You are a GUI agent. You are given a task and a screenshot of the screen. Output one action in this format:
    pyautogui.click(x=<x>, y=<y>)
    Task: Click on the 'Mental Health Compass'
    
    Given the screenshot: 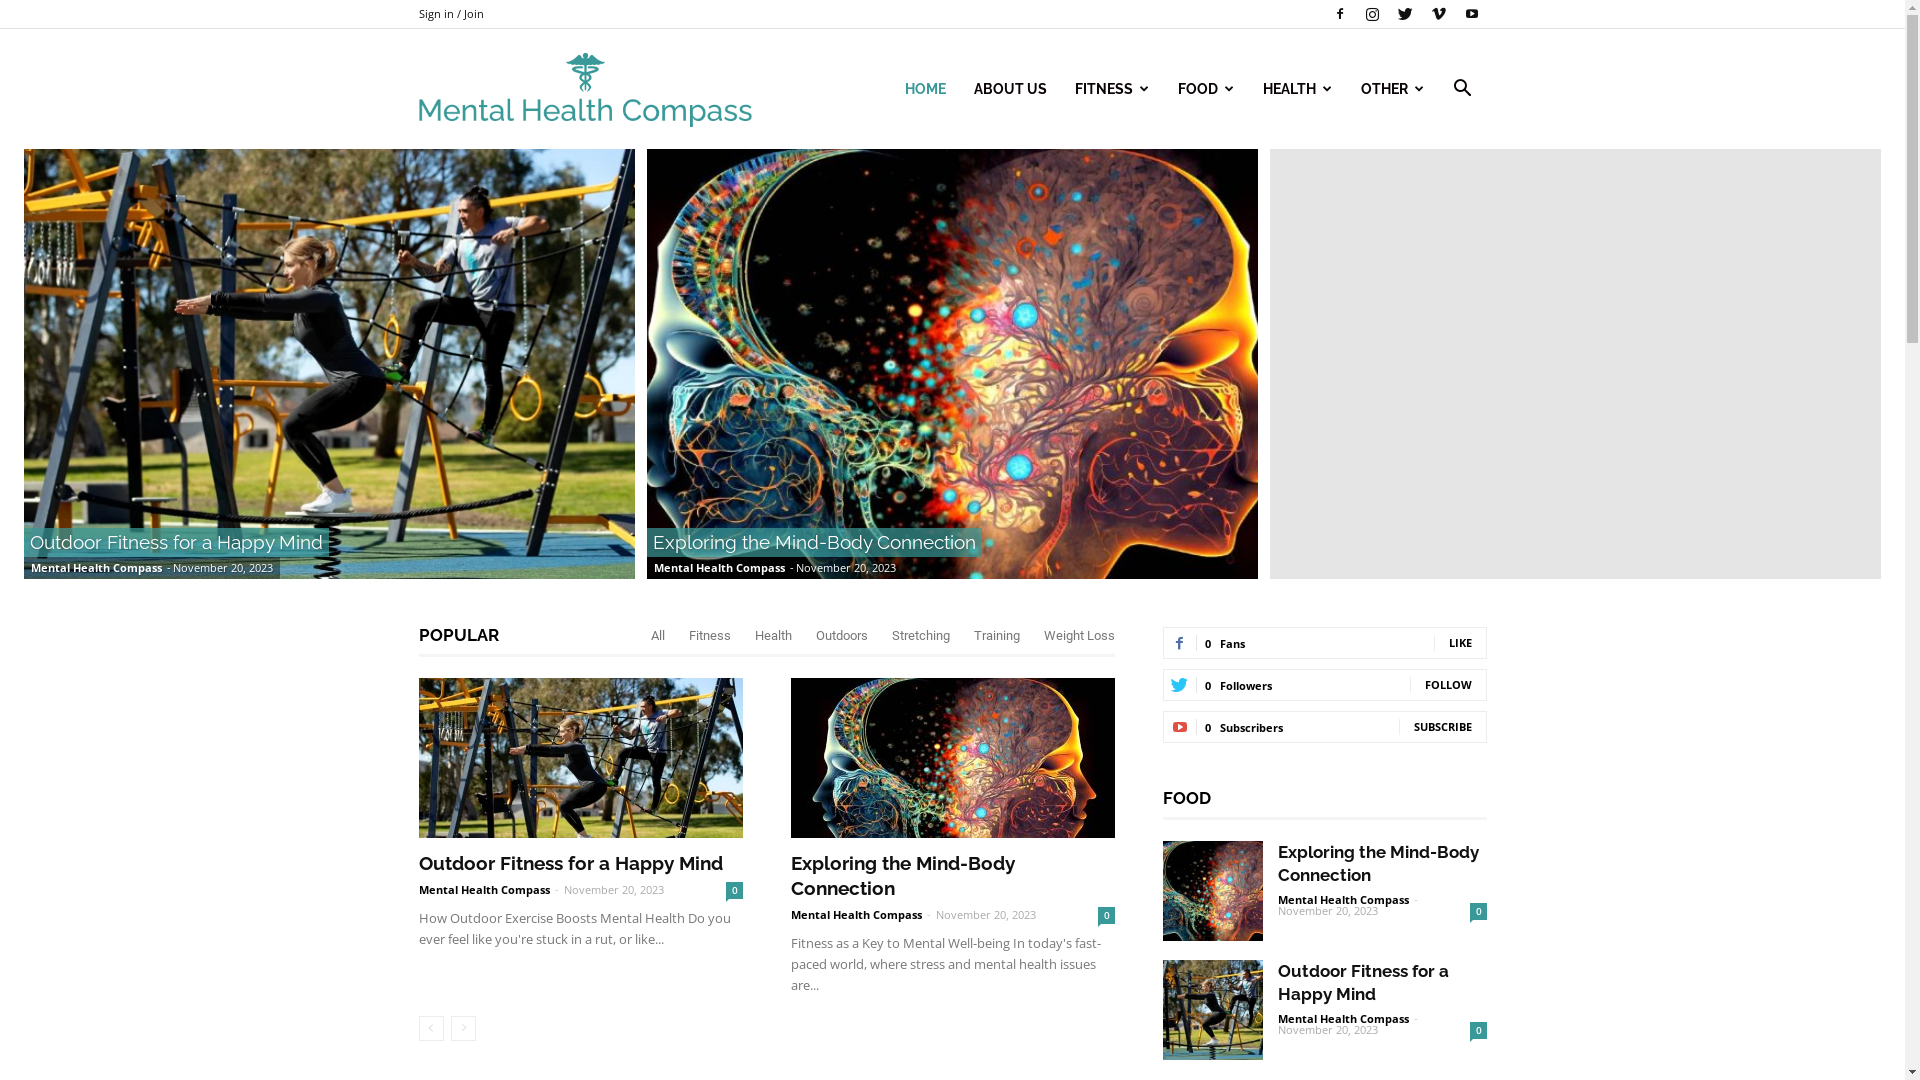 What is the action you would take?
    pyautogui.click(x=719, y=567)
    